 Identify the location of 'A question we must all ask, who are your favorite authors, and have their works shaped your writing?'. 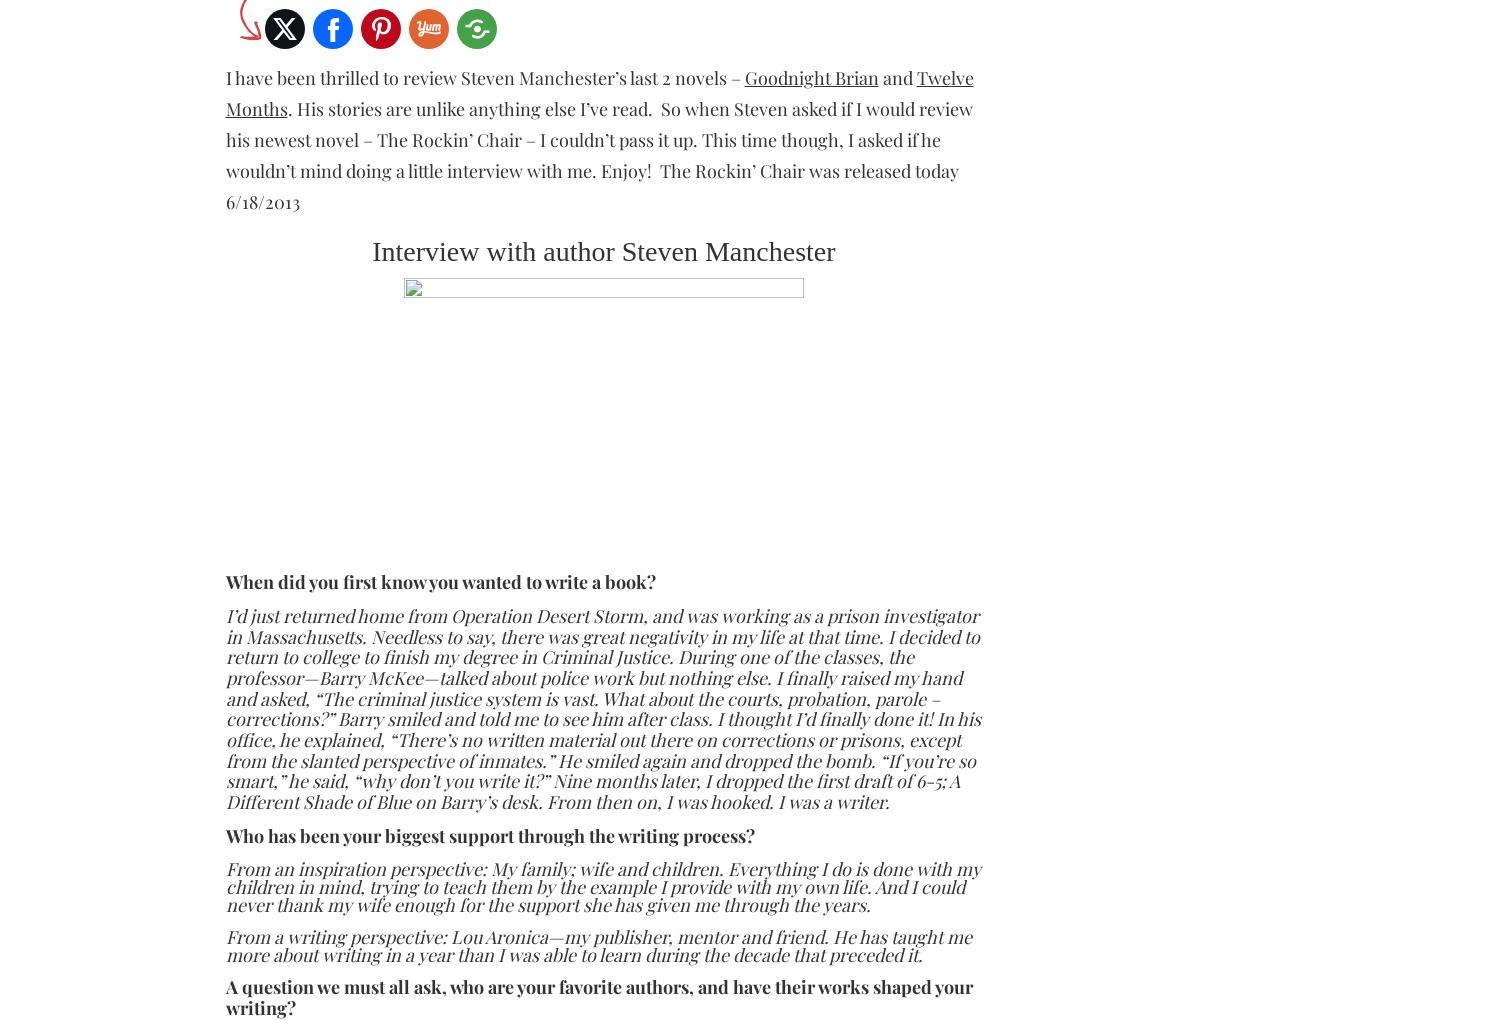
(597, 996).